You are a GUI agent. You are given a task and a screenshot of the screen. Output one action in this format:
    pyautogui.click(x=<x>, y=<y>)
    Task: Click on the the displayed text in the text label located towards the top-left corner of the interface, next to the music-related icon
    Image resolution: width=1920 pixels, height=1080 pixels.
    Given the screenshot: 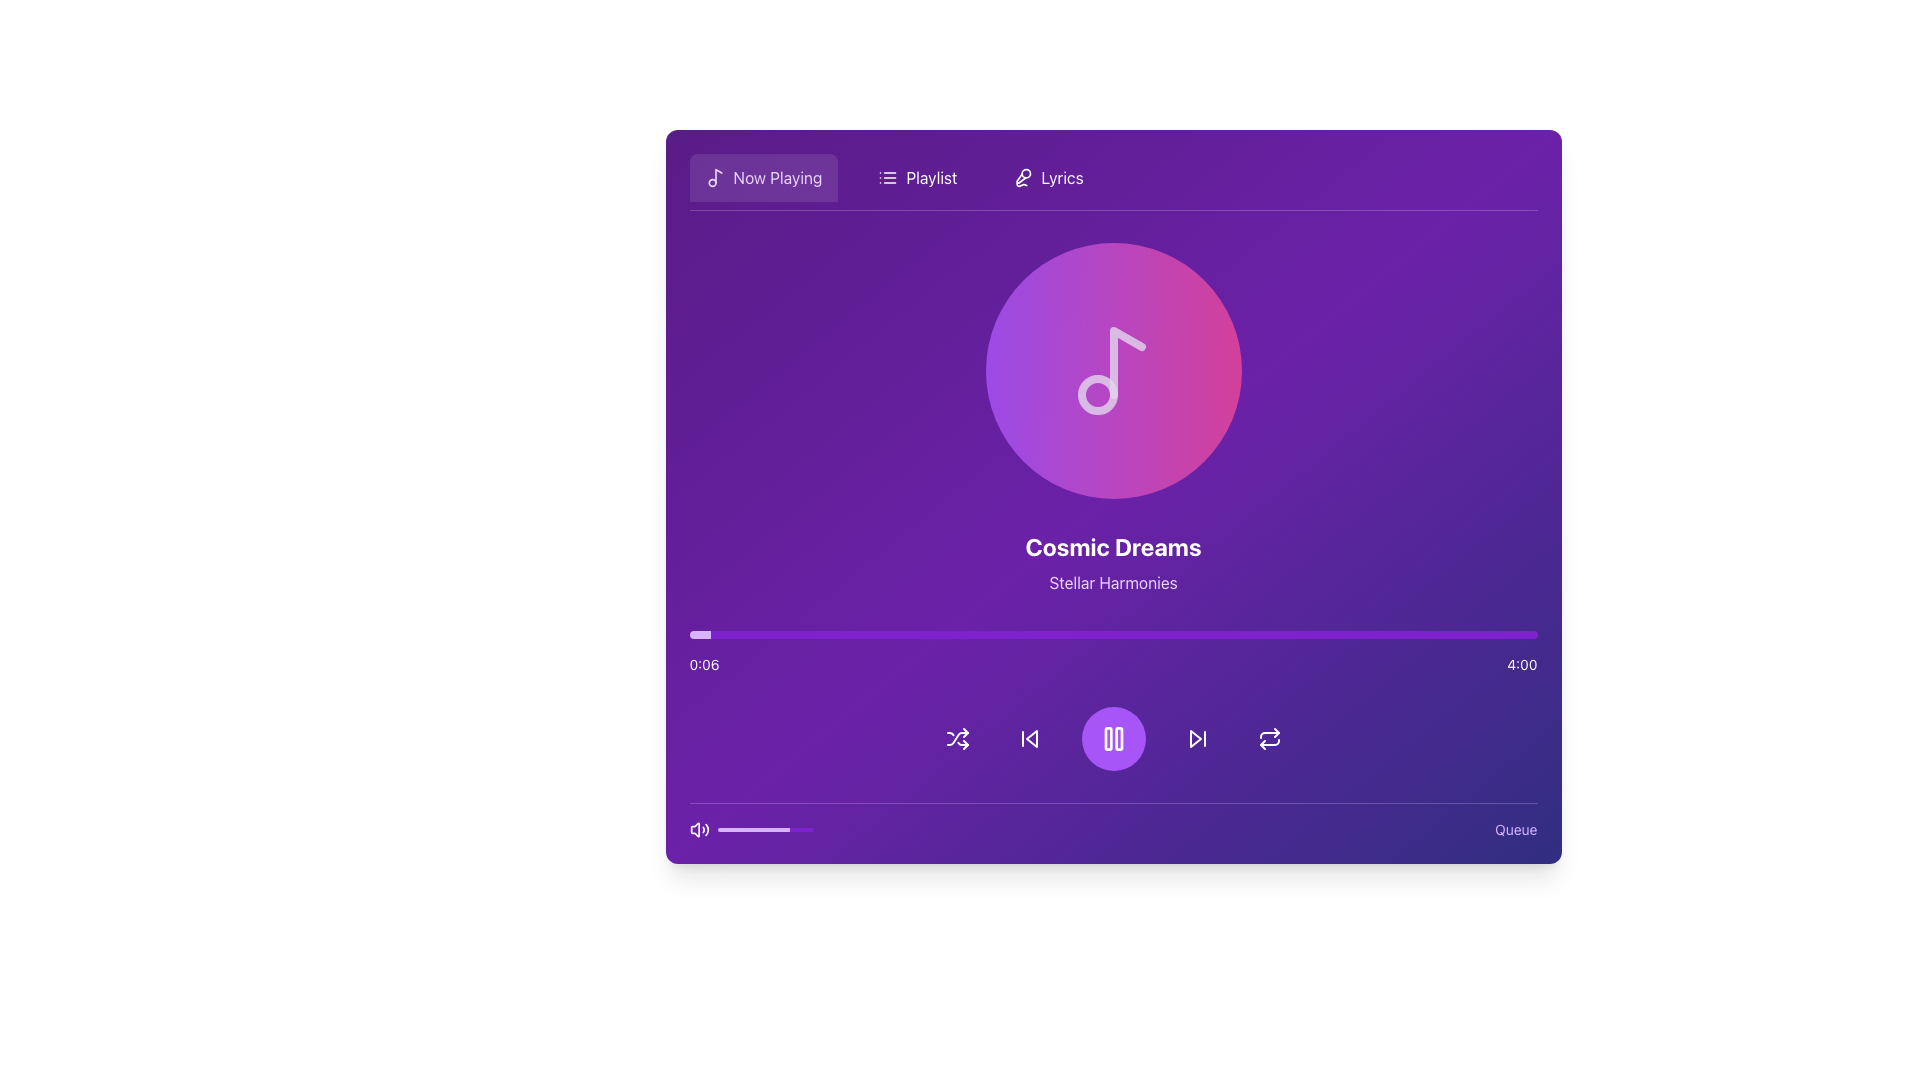 What is the action you would take?
    pyautogui.click(x=776, y=176)
    